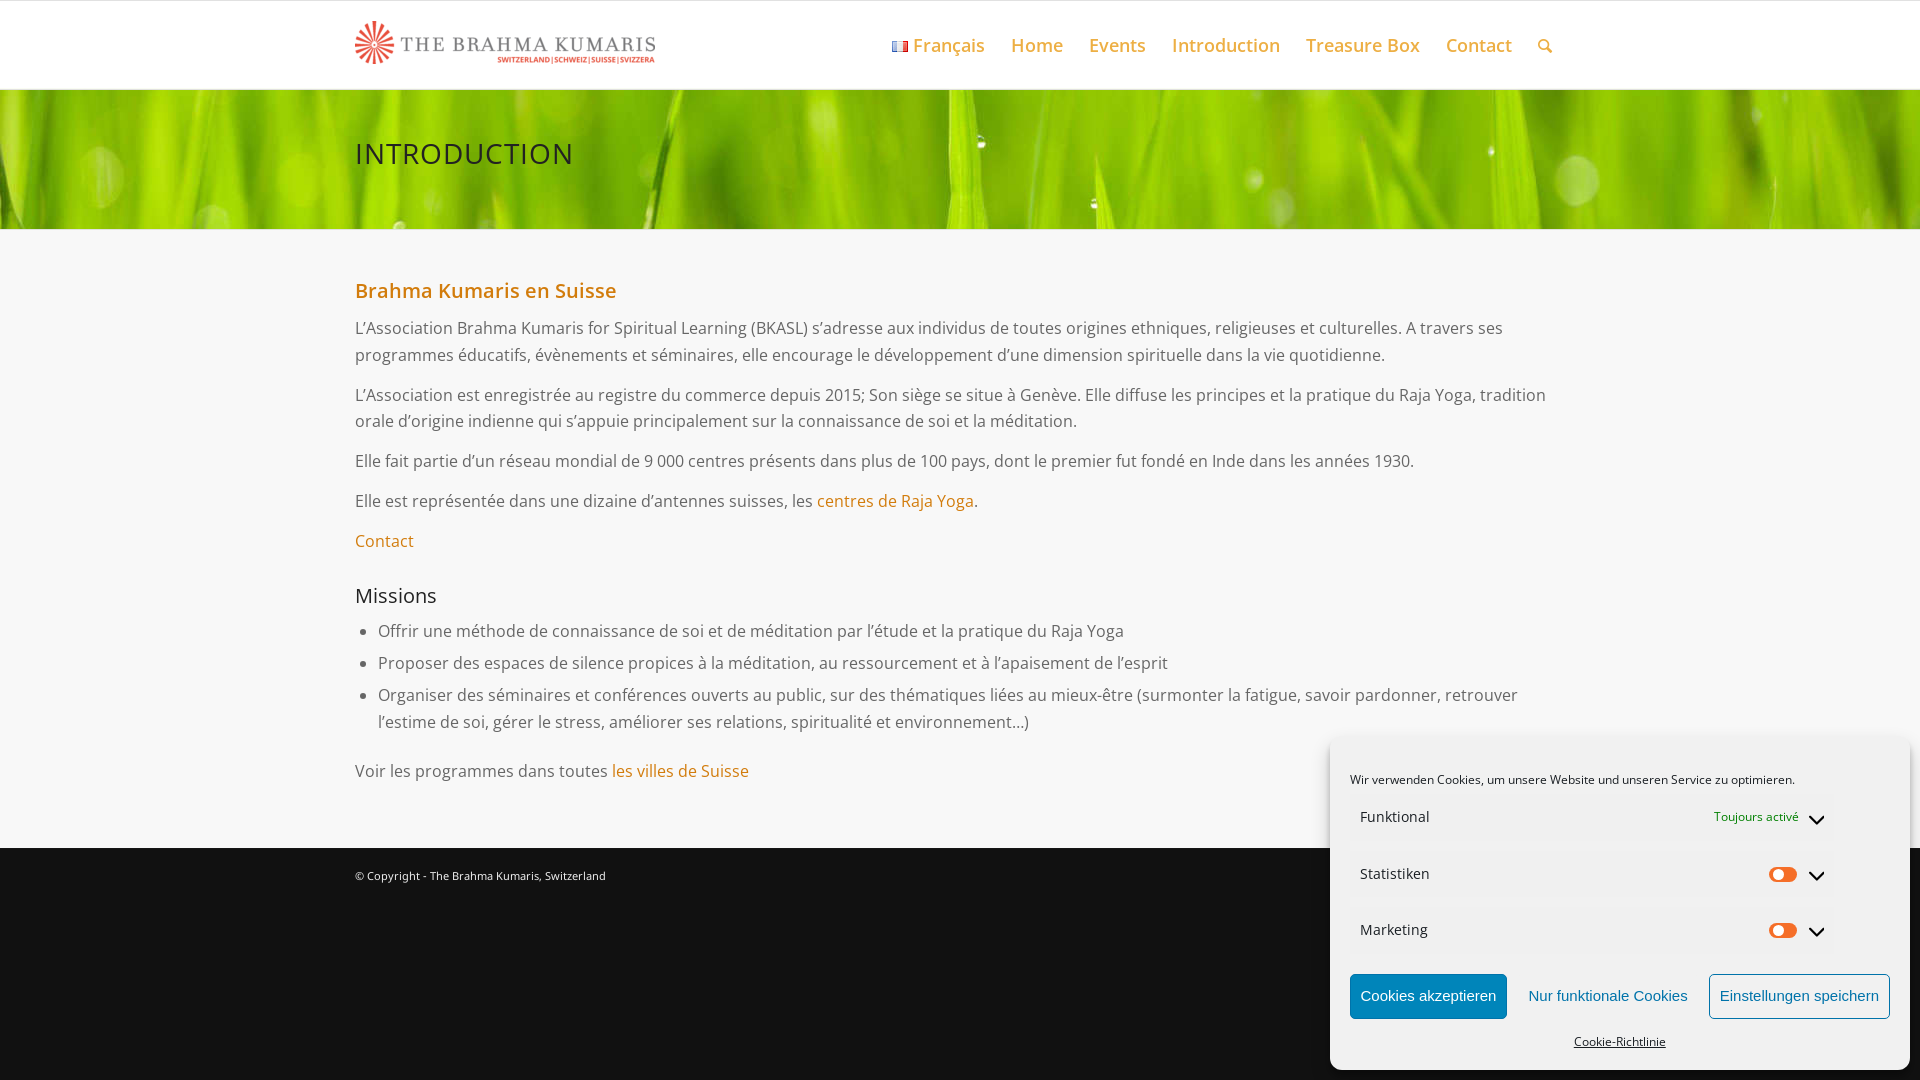 This screenshot has height=1080, width=1920. What do you see at coordinates (998, 45) in the screenshot?
I see `'Home'` at bounding box center [998, 45].